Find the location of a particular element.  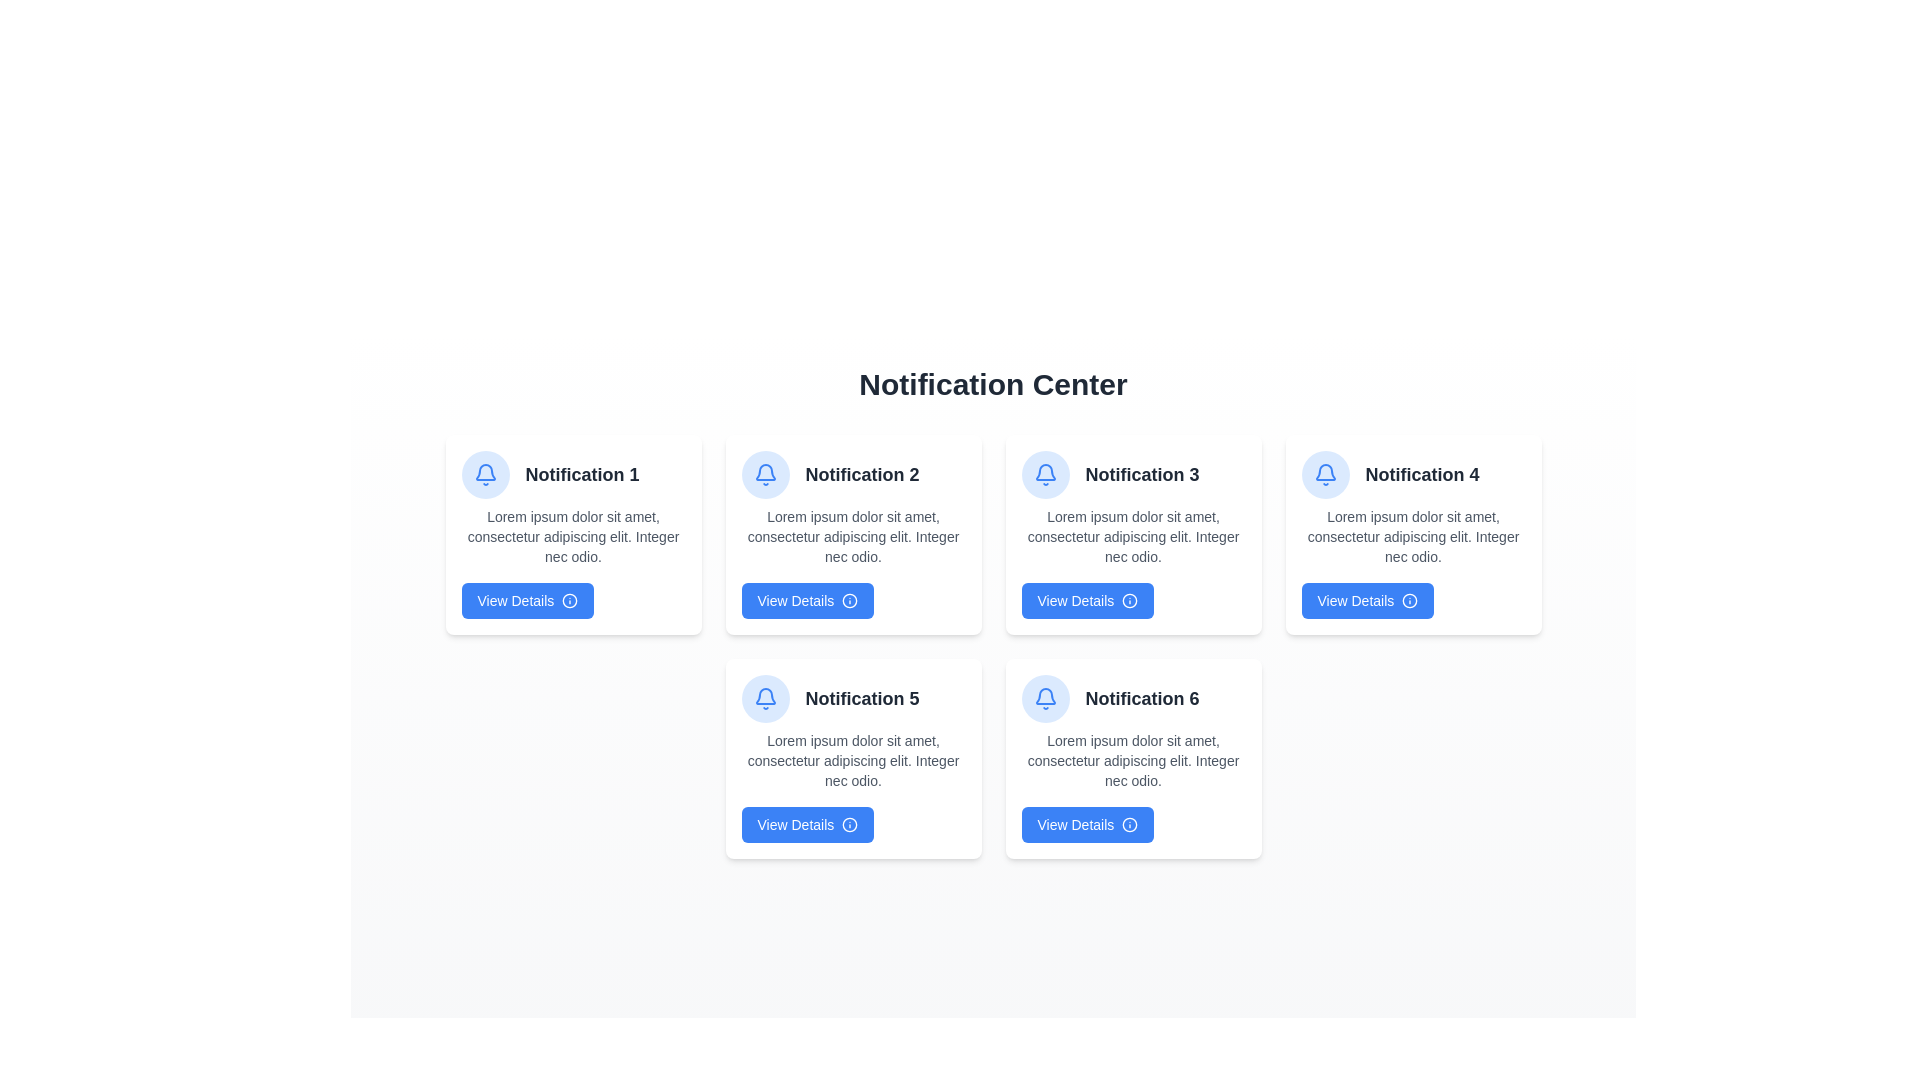

the Text block located beneath the title of 'Notification 1' and above the 'View Details' button is located at coordinates (572, 535).